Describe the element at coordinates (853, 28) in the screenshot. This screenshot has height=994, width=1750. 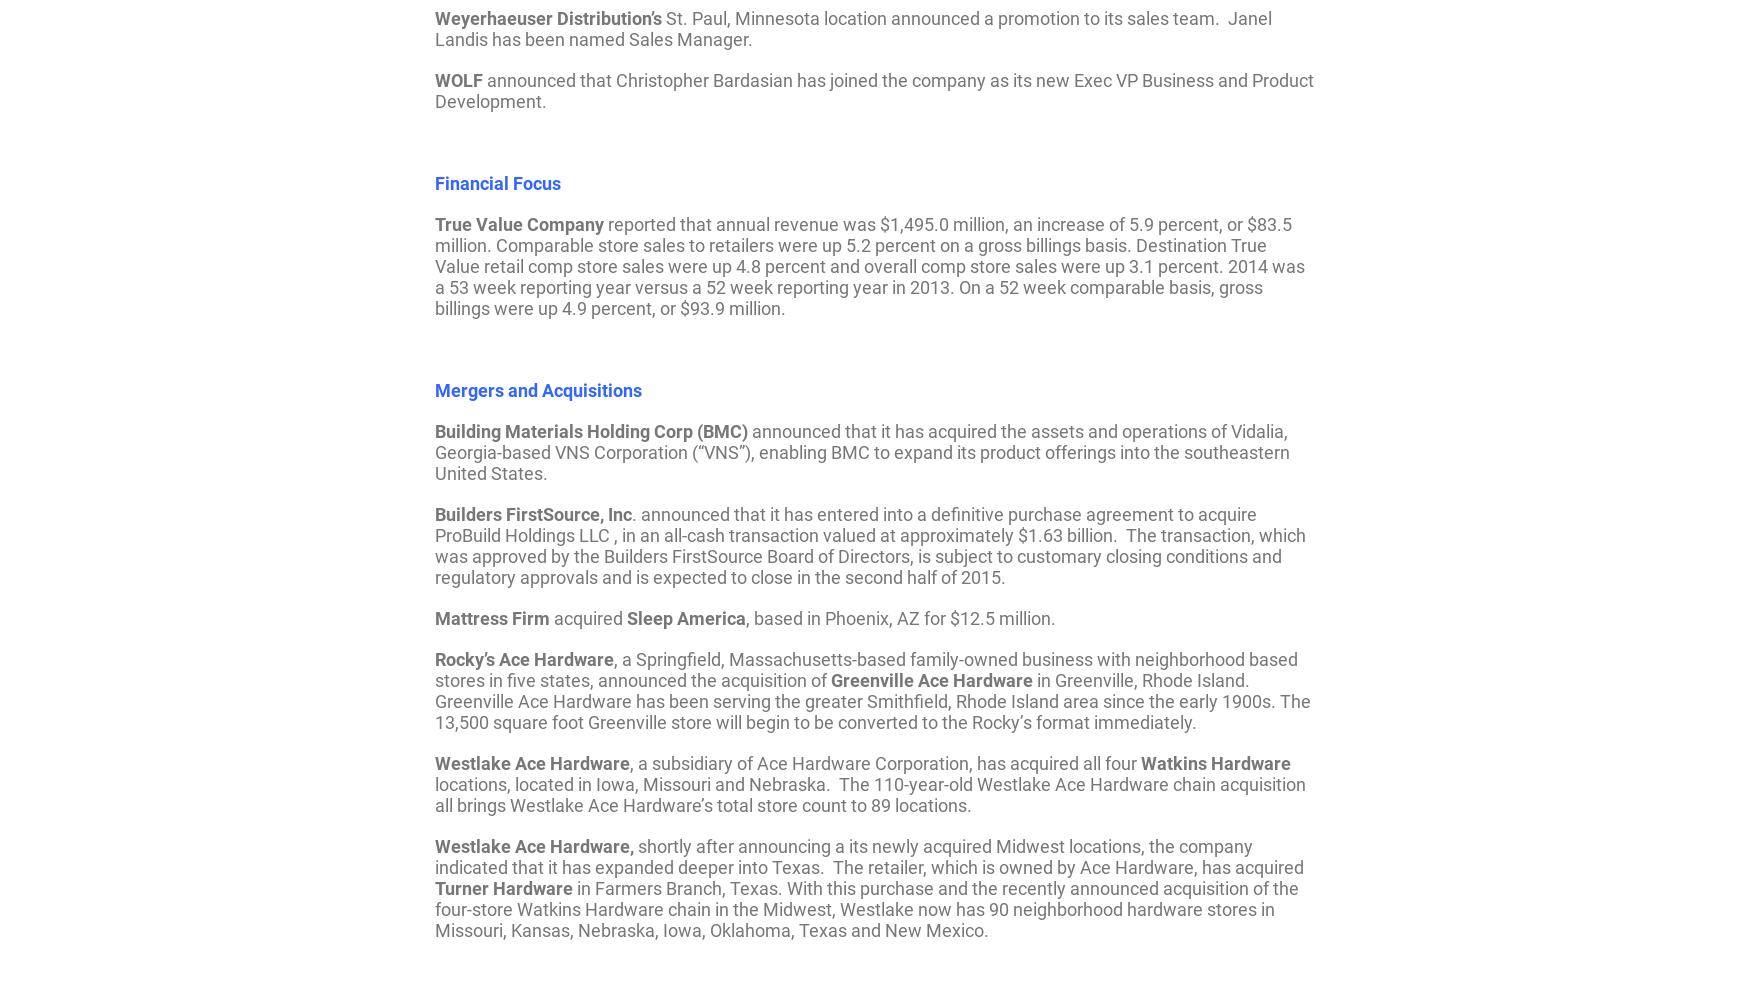
I see `'St. Paul, Minnesota location announced a promotion to its sales team.  Janel Landis has been named Sales Manager.'` at that location.